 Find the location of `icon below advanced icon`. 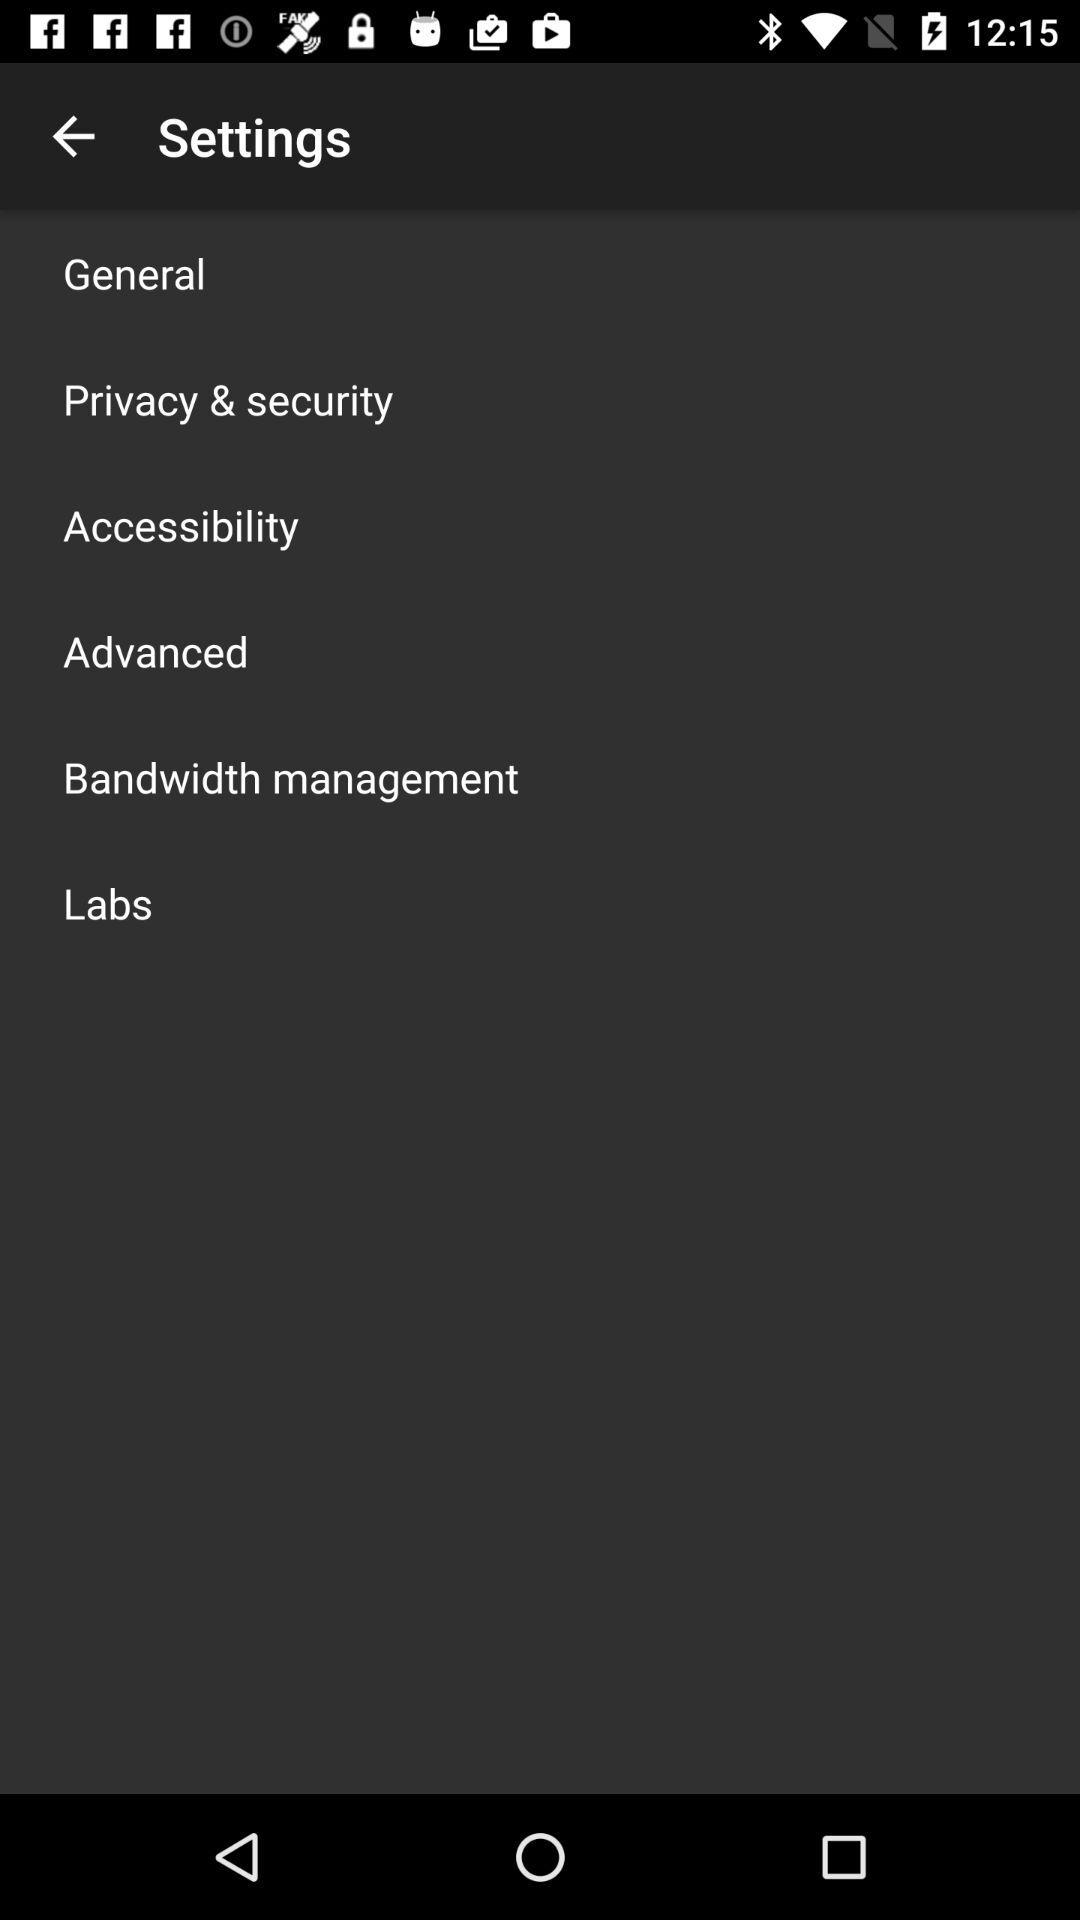

icon below advanced icon is located at coordinates (290, 776).